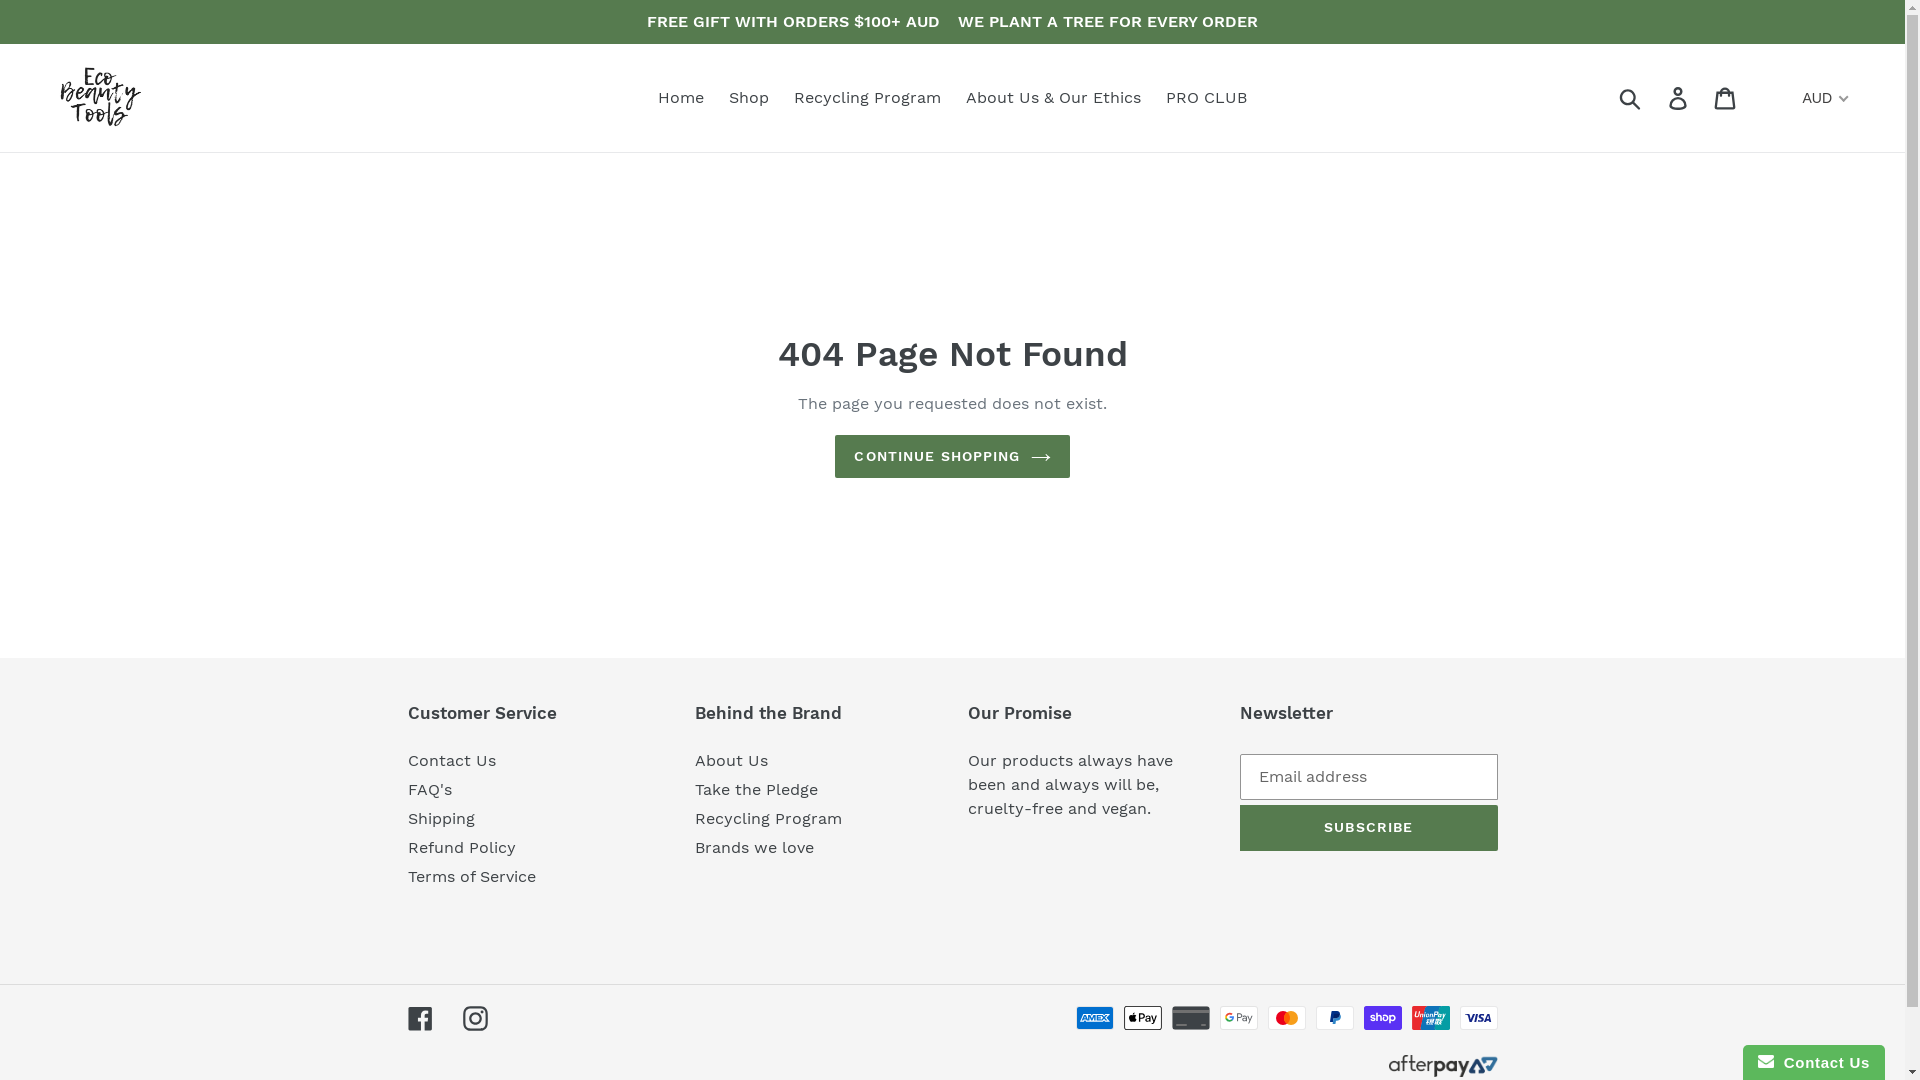  I want to click on 'Facebook', so click(407, 1018).